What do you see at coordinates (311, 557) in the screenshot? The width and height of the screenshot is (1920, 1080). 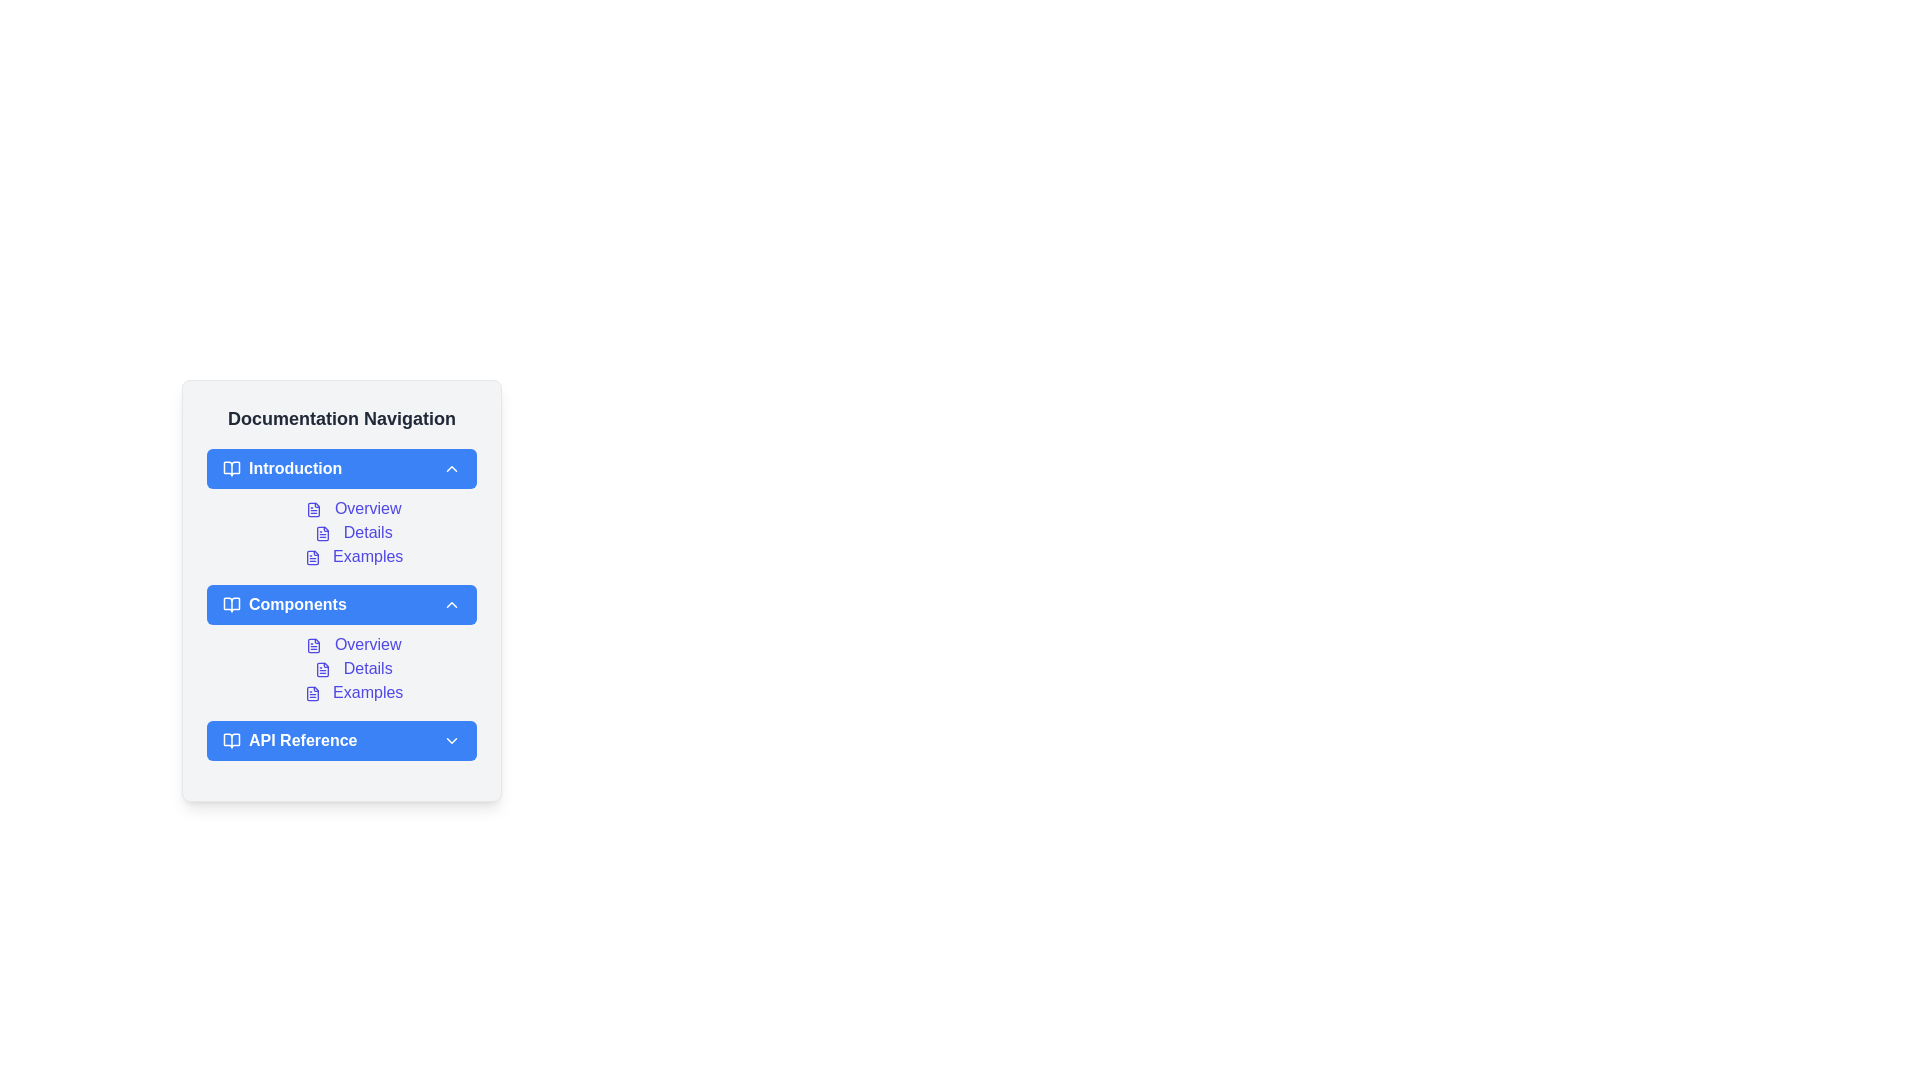 I see `the visual indicator icon next to the 'Examples' label in the vertical navigation menu under the 'Introduction' category` at bounding box center [311, 557].